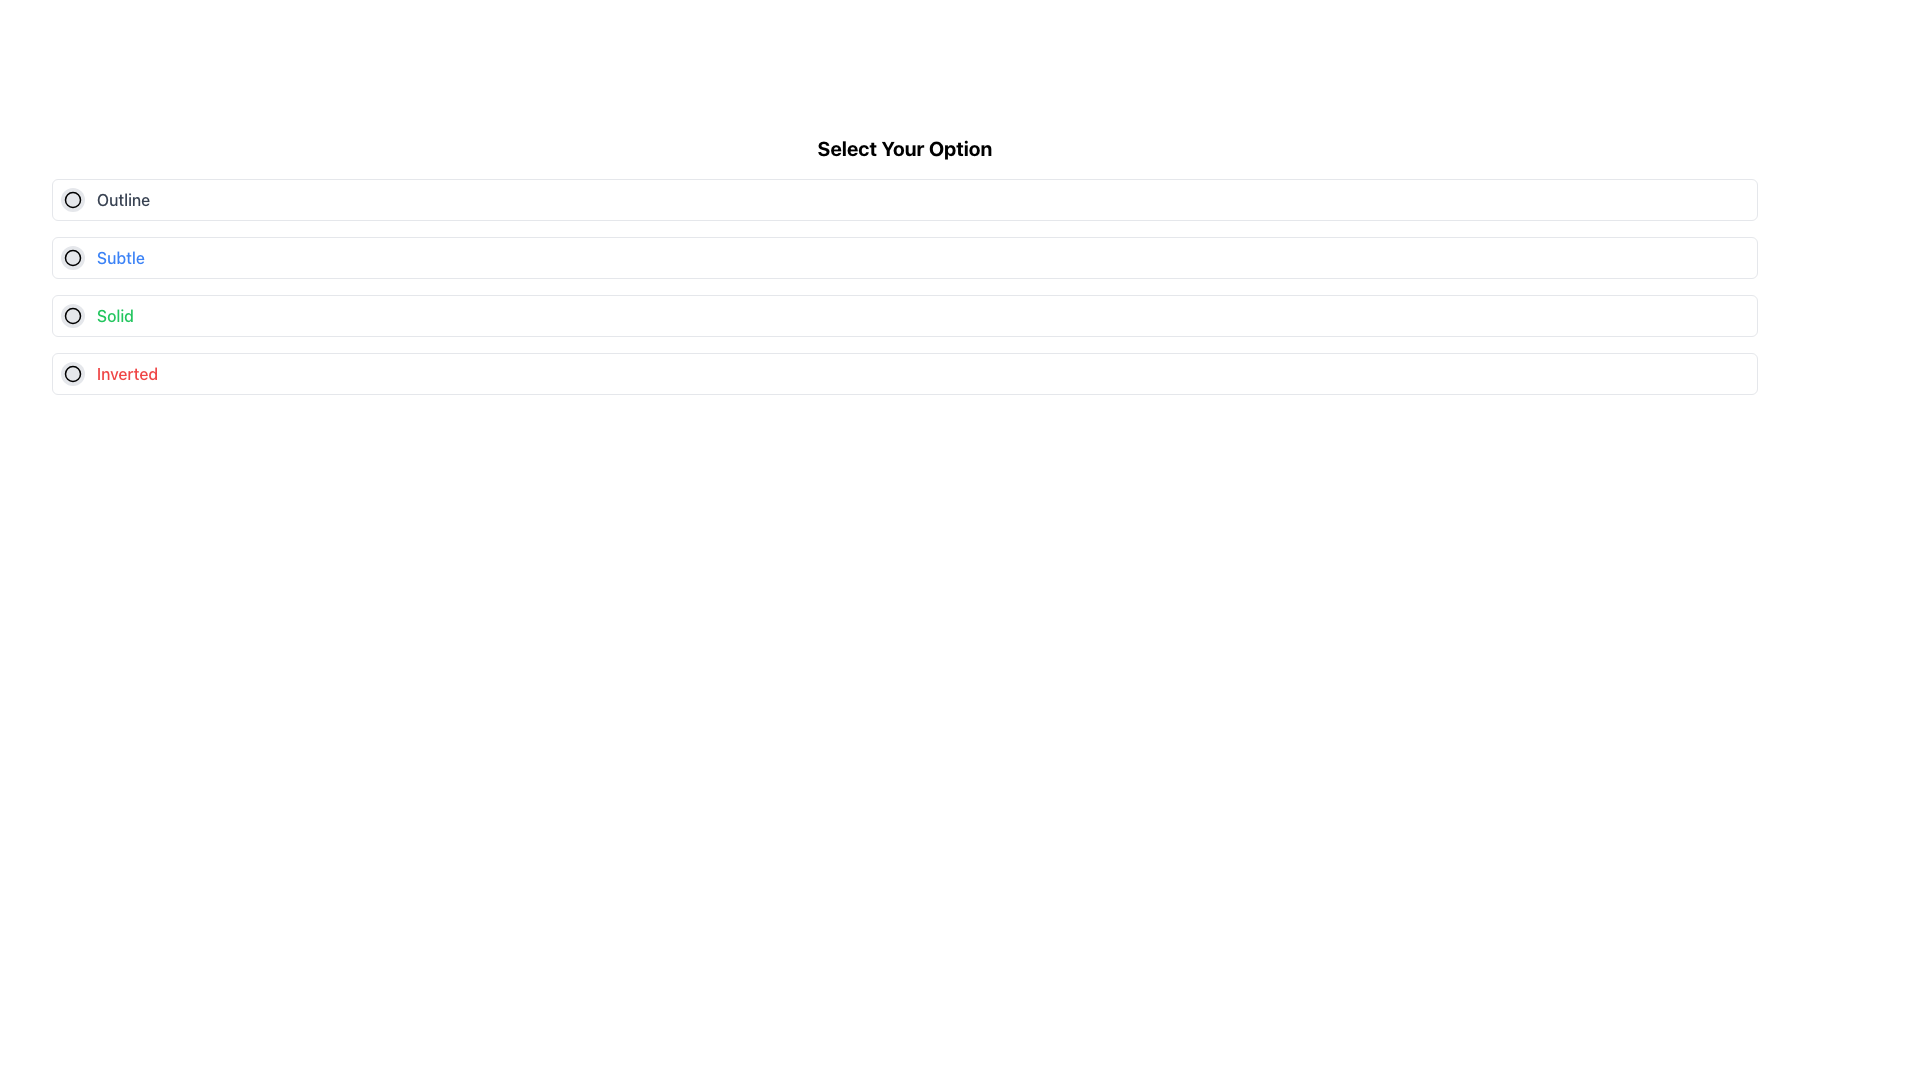 The width and height of the screenshot is (1920, 1080). What do you see at coordinates (72, 200) in the screenshot?
I see `the radio button located in the first row of a vertical list of options` at bounding box center [72, 200].